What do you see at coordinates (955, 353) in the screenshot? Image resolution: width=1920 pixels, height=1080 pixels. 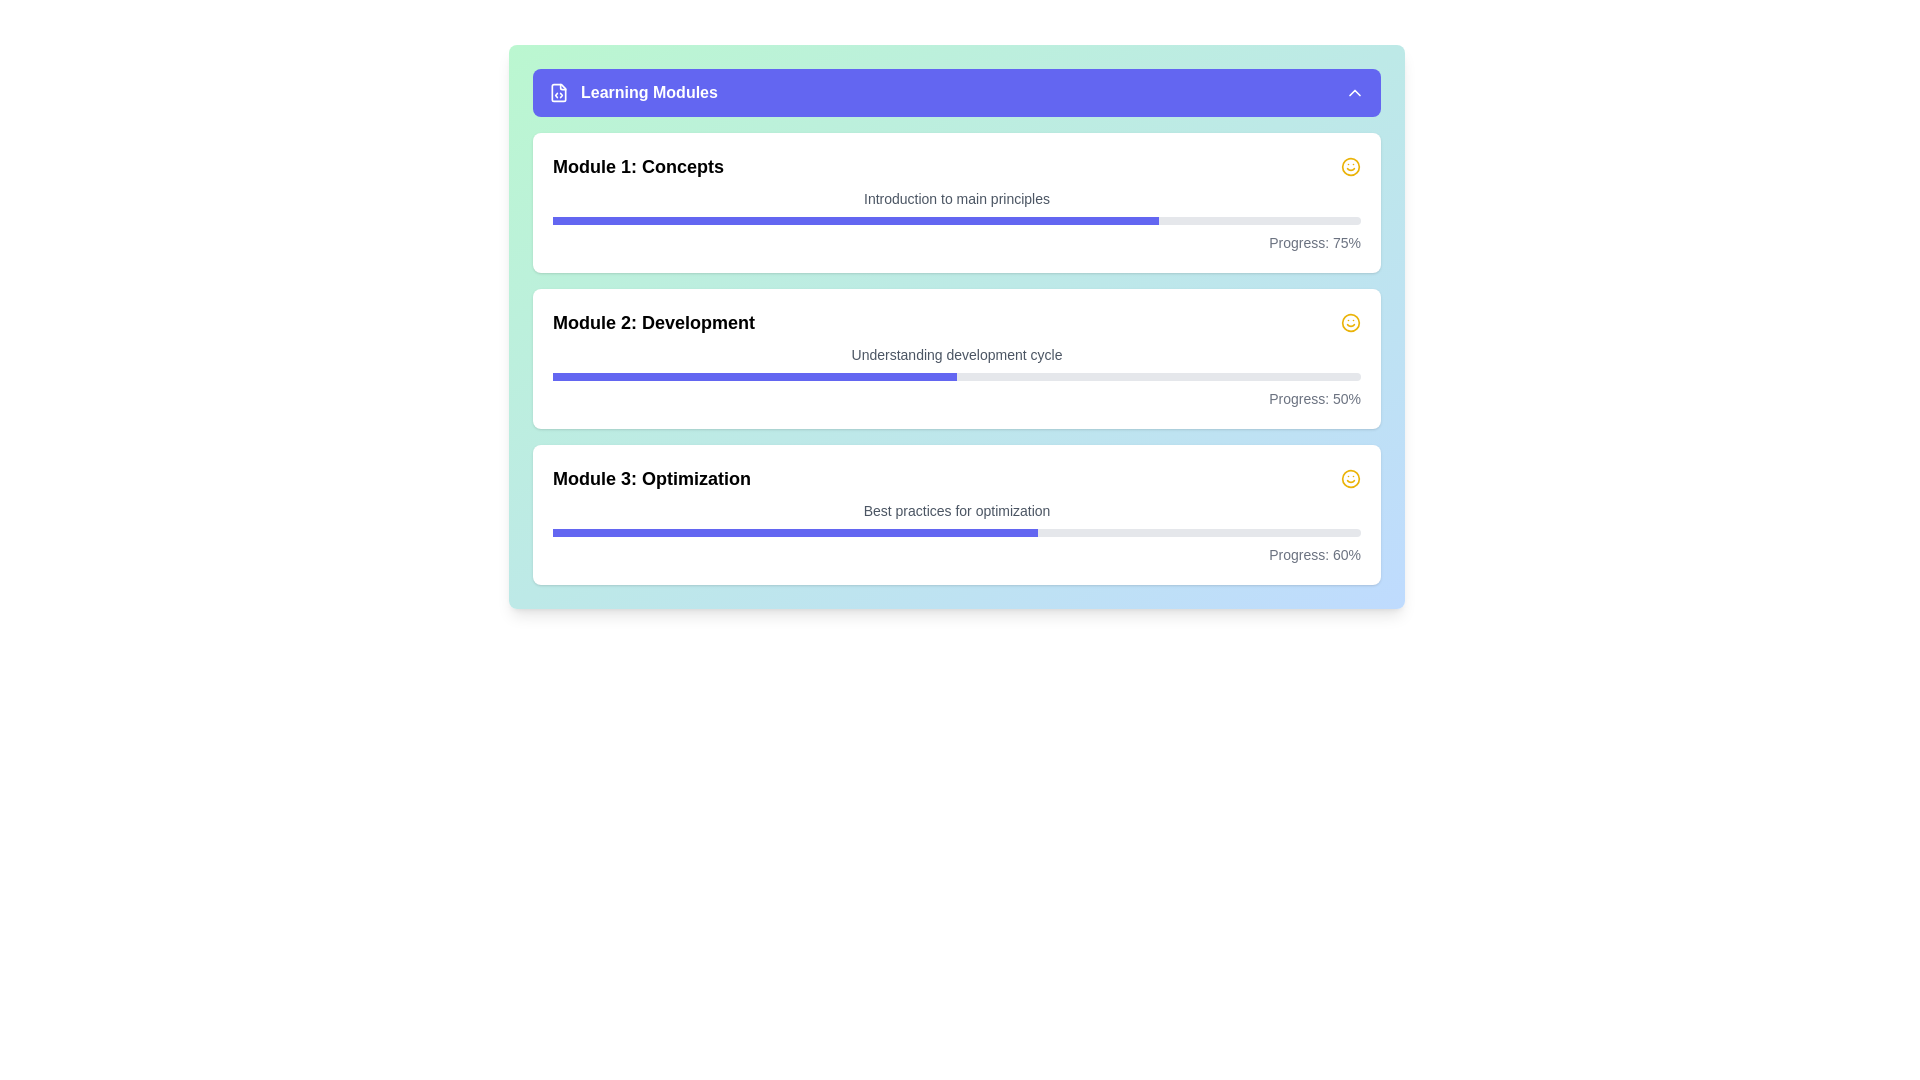 I see `the text label that reads 'Understanding development cycle,' which is styled in small gray text and located below the bold title 'Module 2: Development' within the second module card` at bounding box center [955, 353].